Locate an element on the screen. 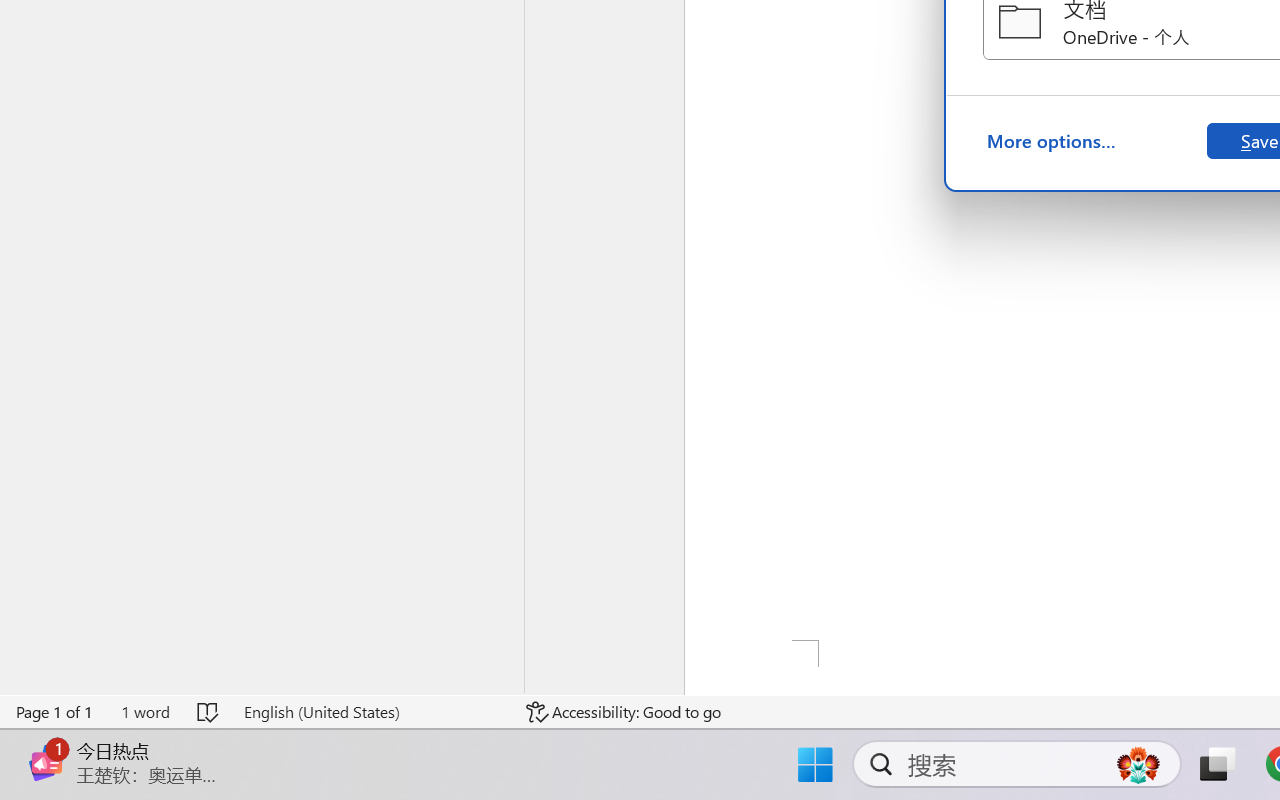 This screenshot has height=800, width=1280. 'Language English (United States)' is located at coordinates (371, 711).